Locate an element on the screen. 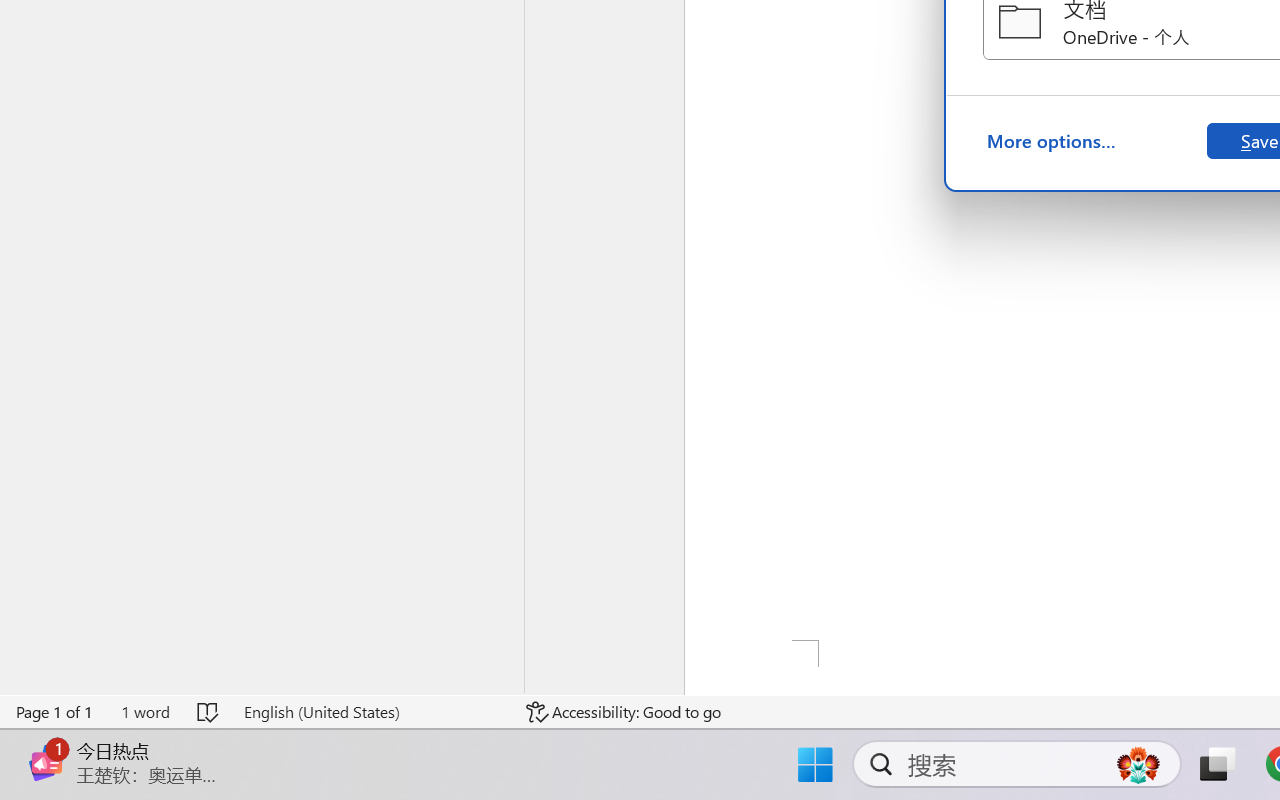 This screenshot has height=800, width=1280. 'Language English (United States)' is located at coordinates (371, 711).